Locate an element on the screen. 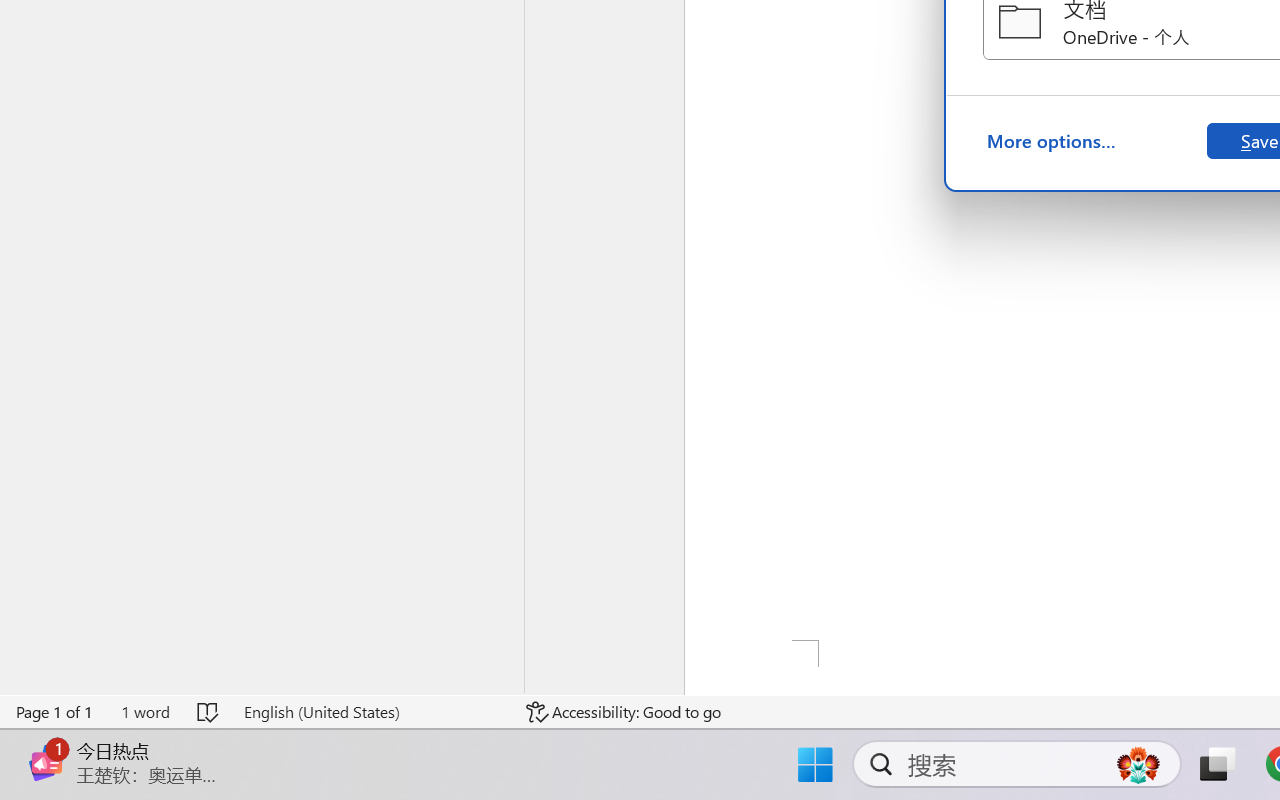 This screenshot has height=800, width=1280. 'Language English (United States)' is located at coordinates (371, 711).